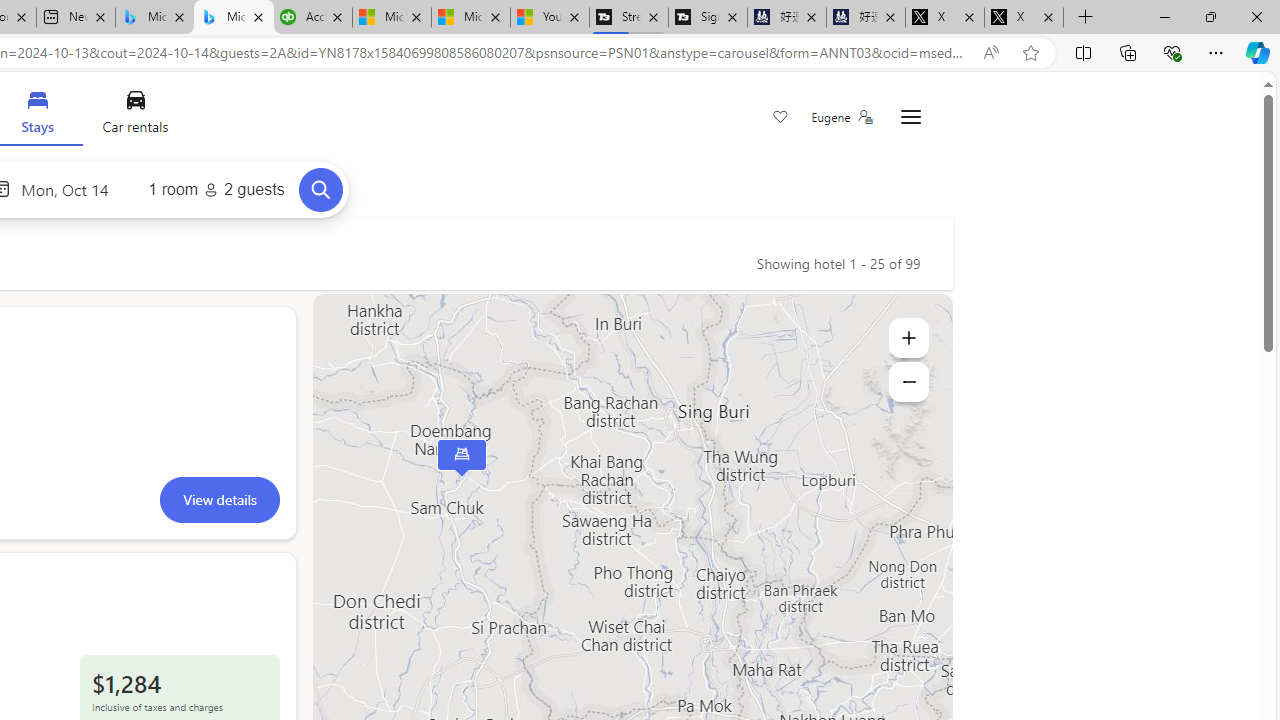 The height and width of the screenshot is (720, 1280). Describe the element at coordinates (1255, 16) in the screenshot. I see `'Close'` at that location.